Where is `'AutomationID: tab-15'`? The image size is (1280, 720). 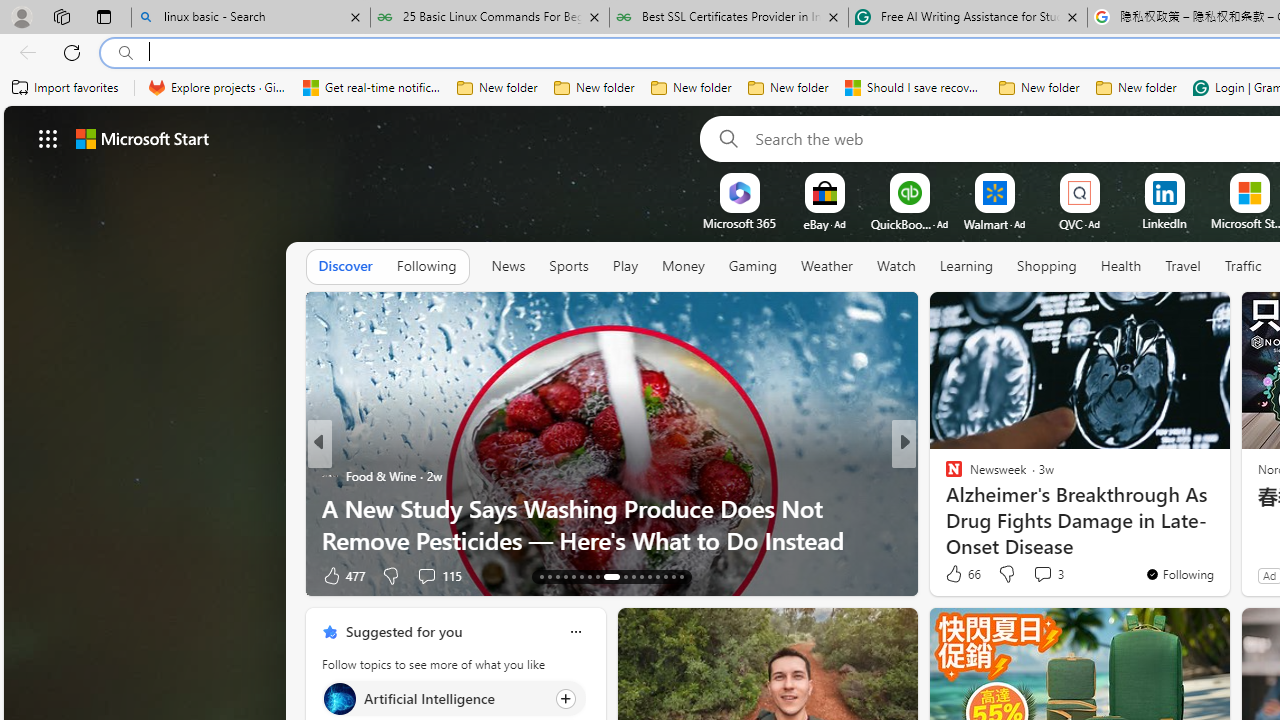 'AutomationID: tab-15' is located at coordinates (557, 577).